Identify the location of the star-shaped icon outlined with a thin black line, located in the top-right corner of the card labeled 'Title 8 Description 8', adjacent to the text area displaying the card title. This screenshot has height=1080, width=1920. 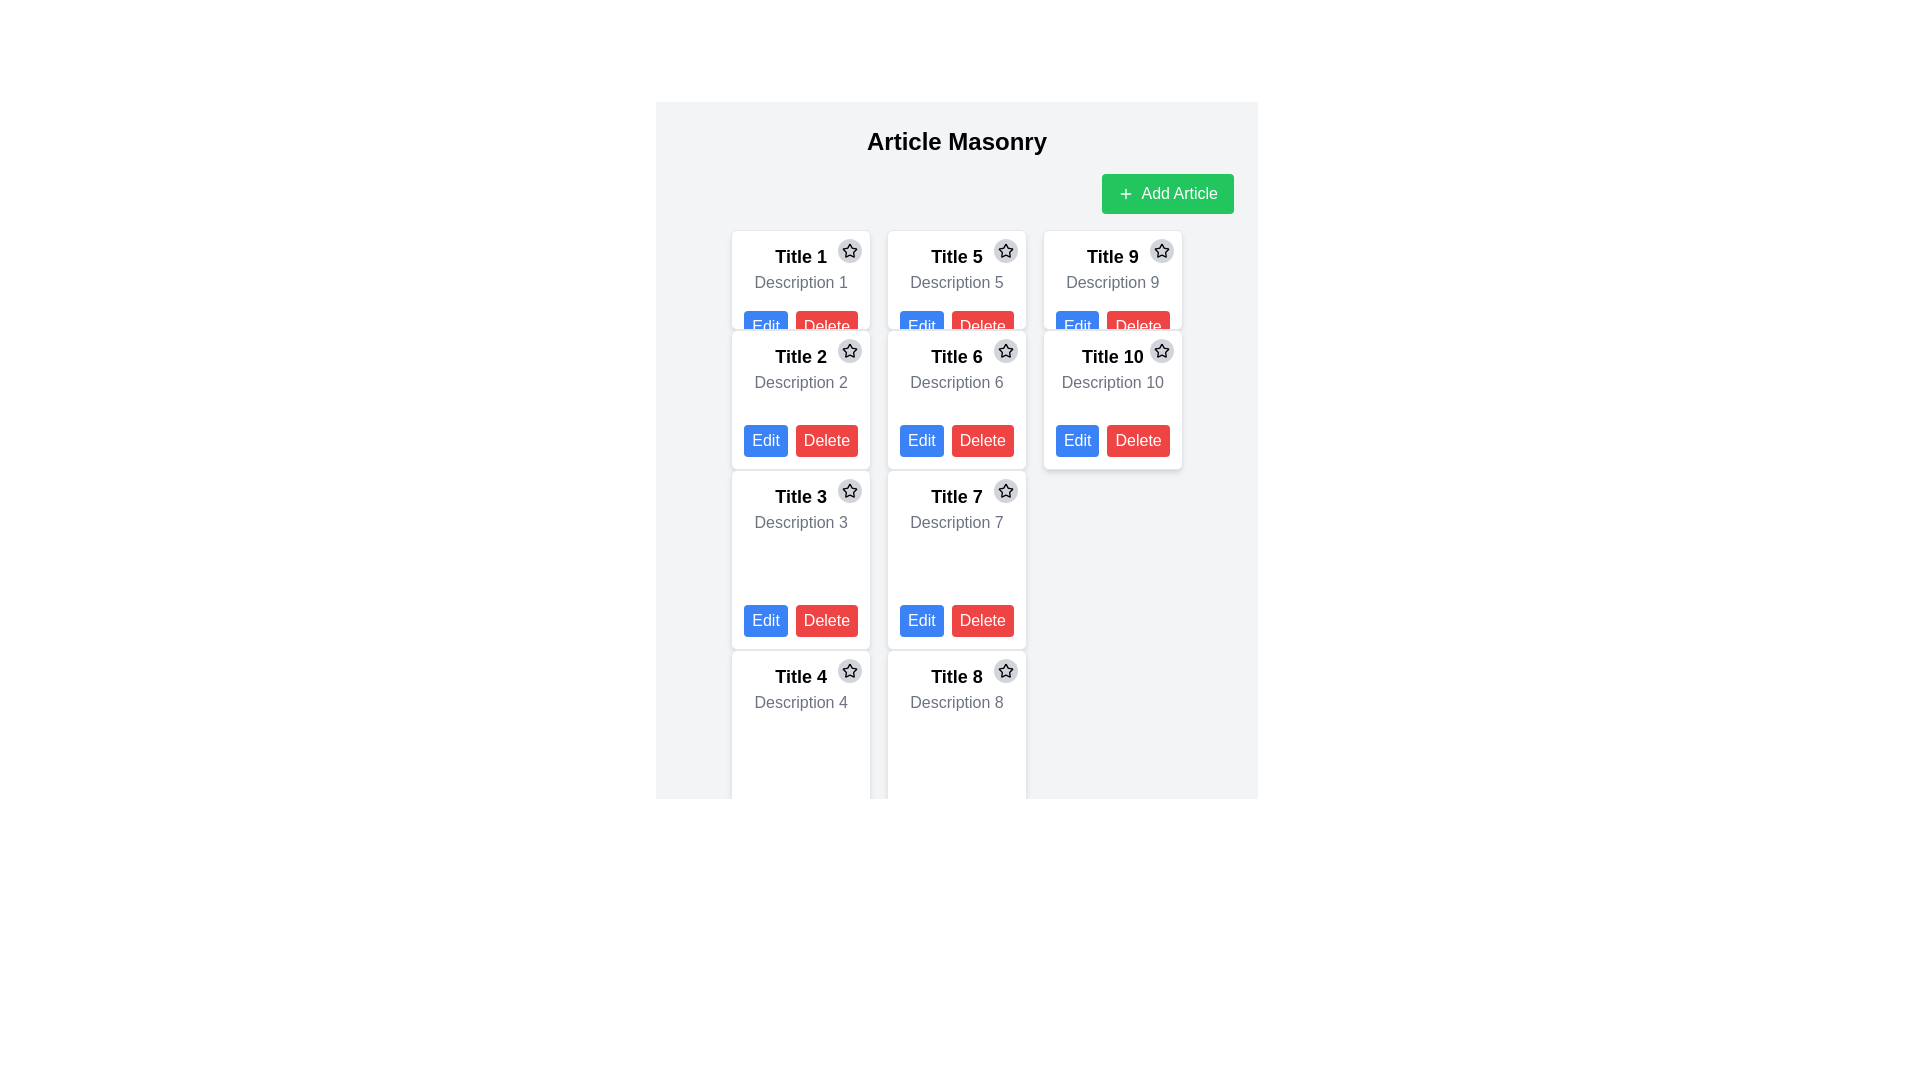
(1005, 670).